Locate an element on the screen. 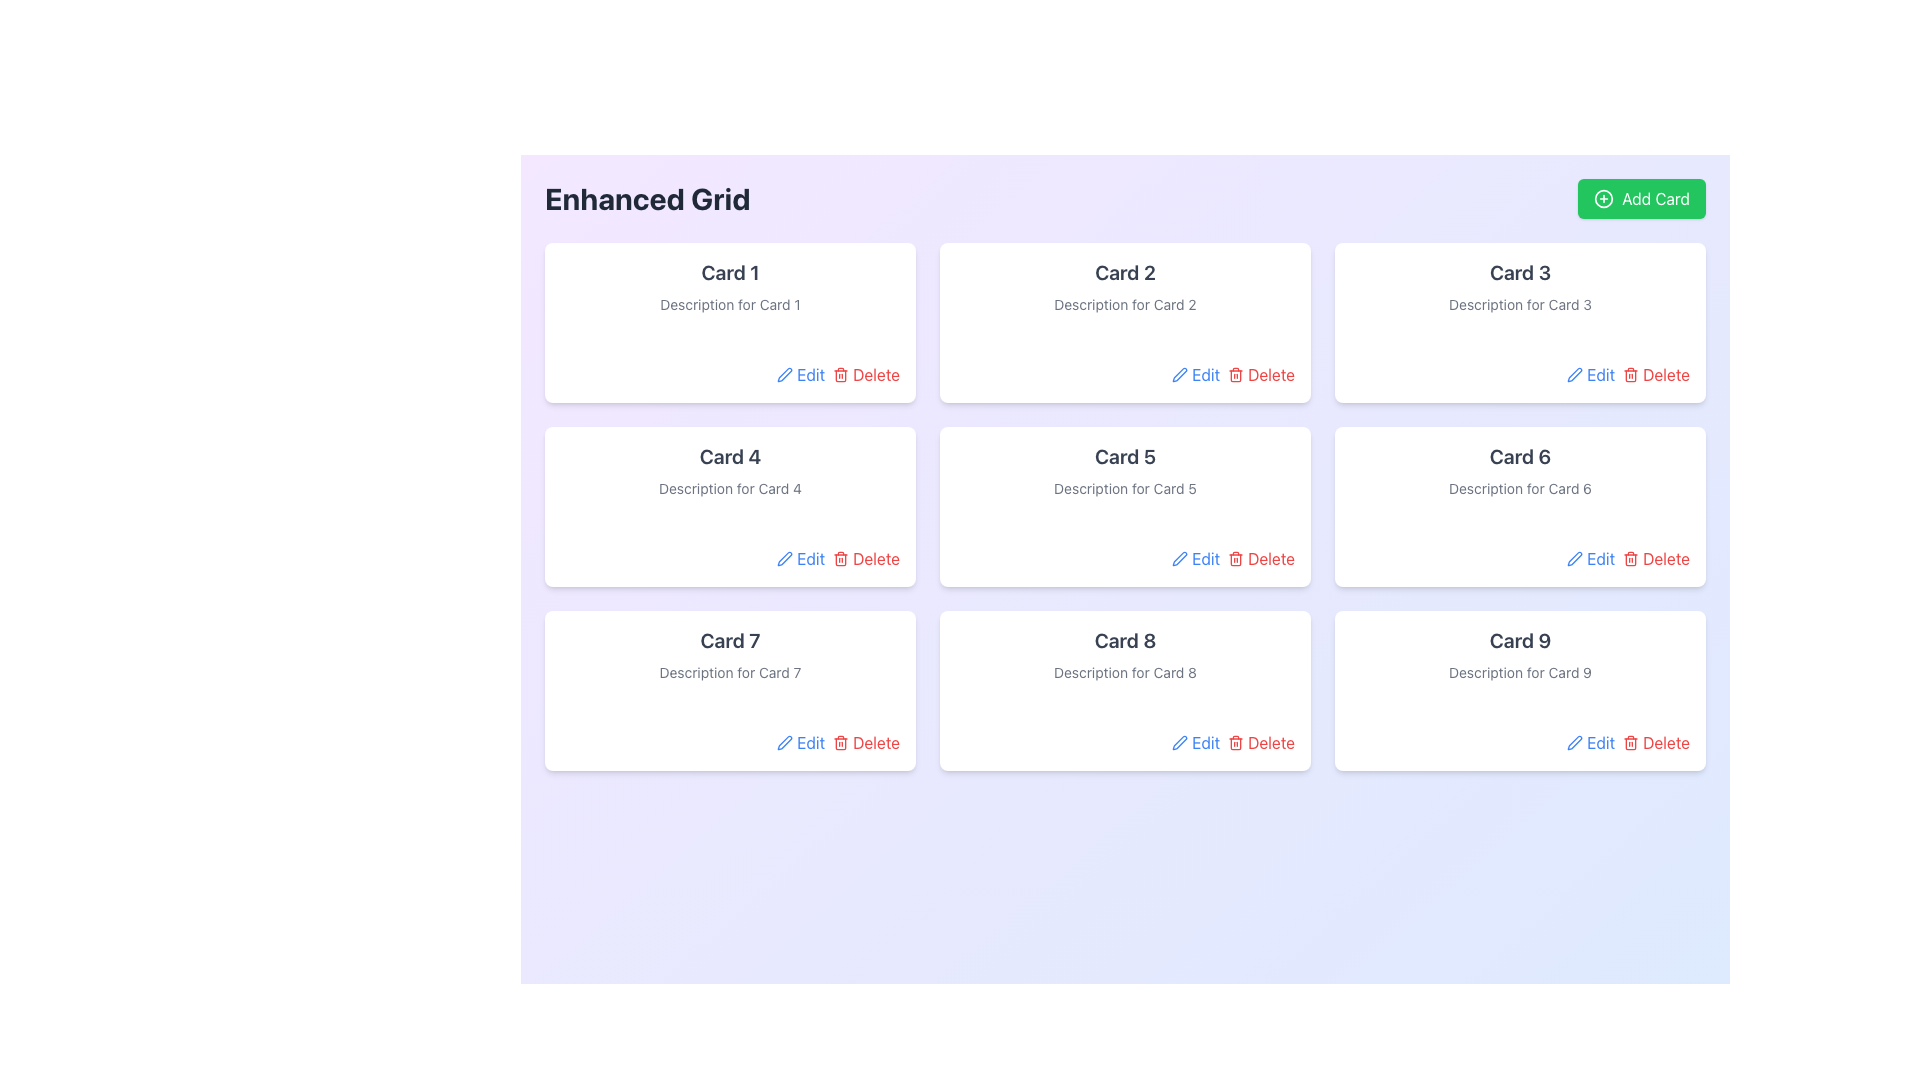 This screenshot has width=1920, height=1080. the interactive text link with icon located to the immediate left of the 'Delete' button in the actions row beneath 'Card 9' is located at coordinates (1589, 743).